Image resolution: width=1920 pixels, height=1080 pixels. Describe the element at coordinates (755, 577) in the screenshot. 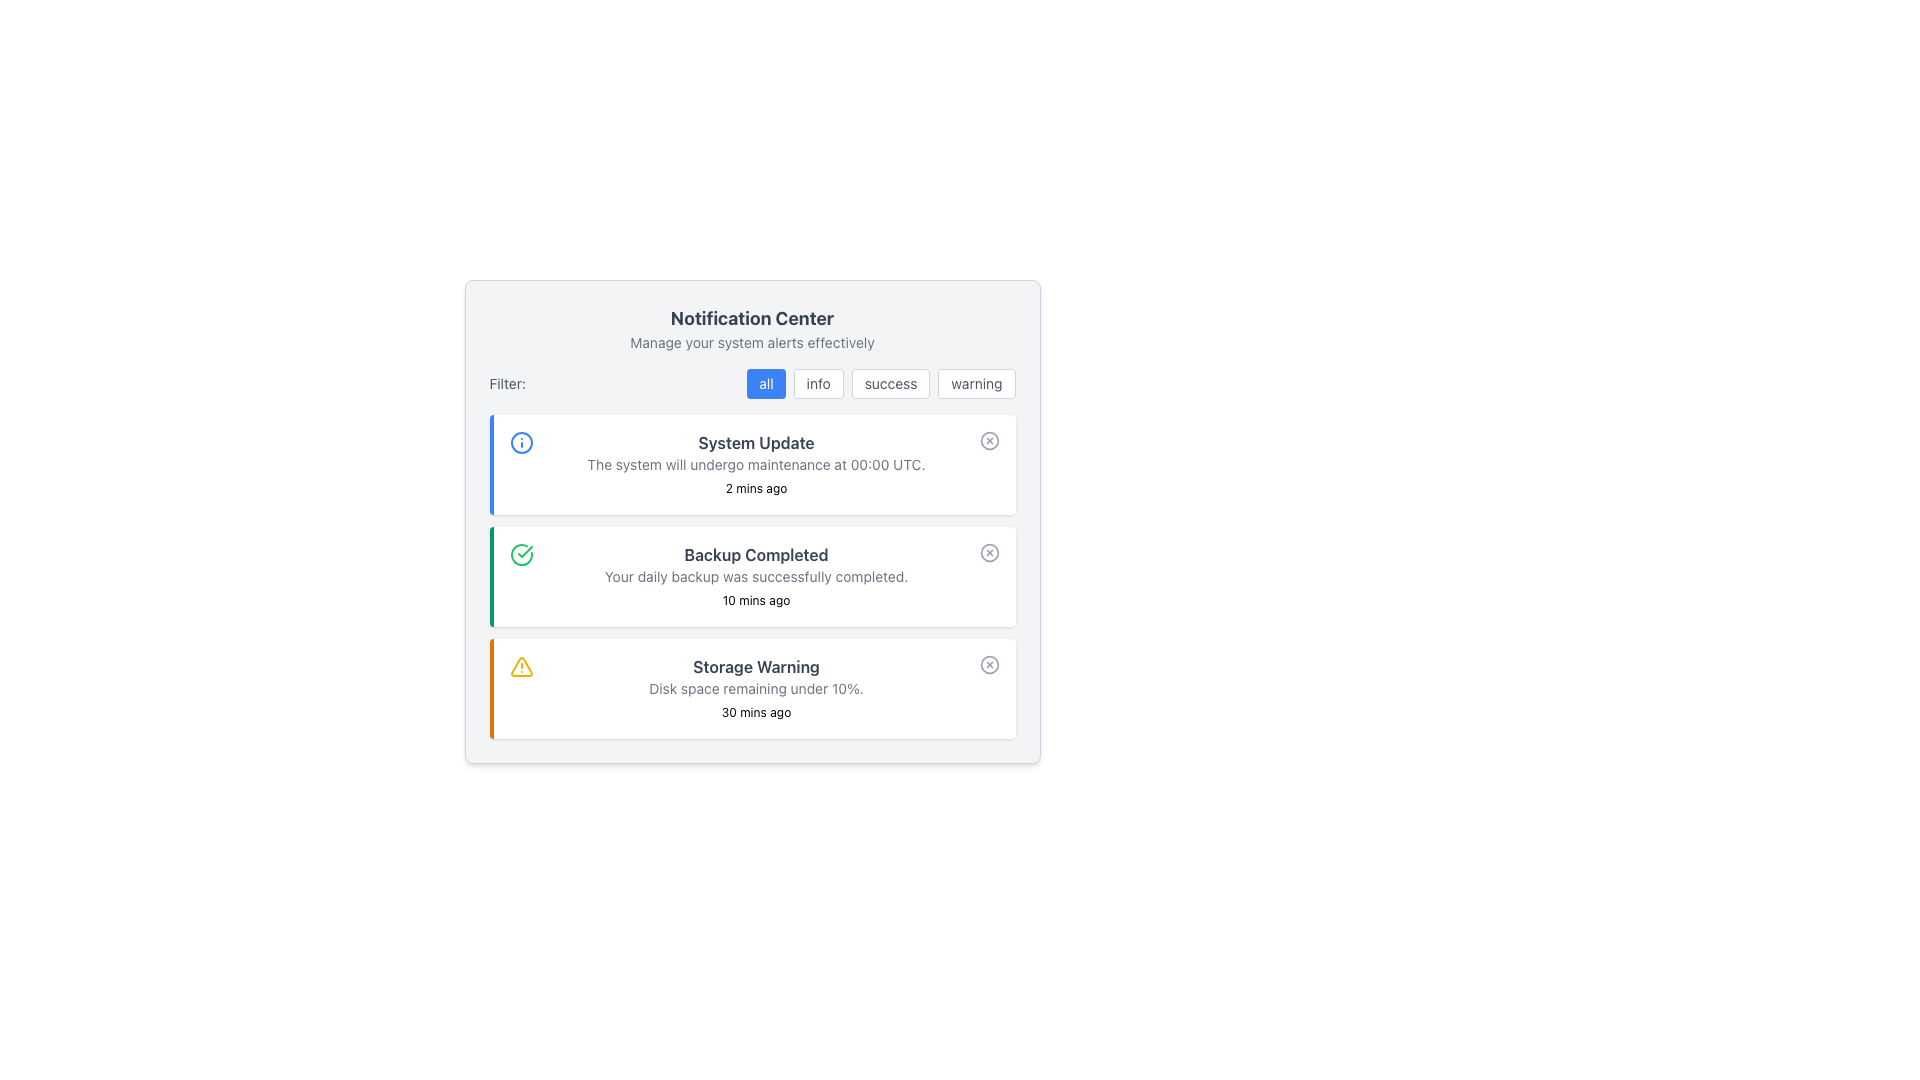

I see `the second notification item in the notification center that indicates the successful completion of a daily backup process, which is styled with a green left border` at that location.